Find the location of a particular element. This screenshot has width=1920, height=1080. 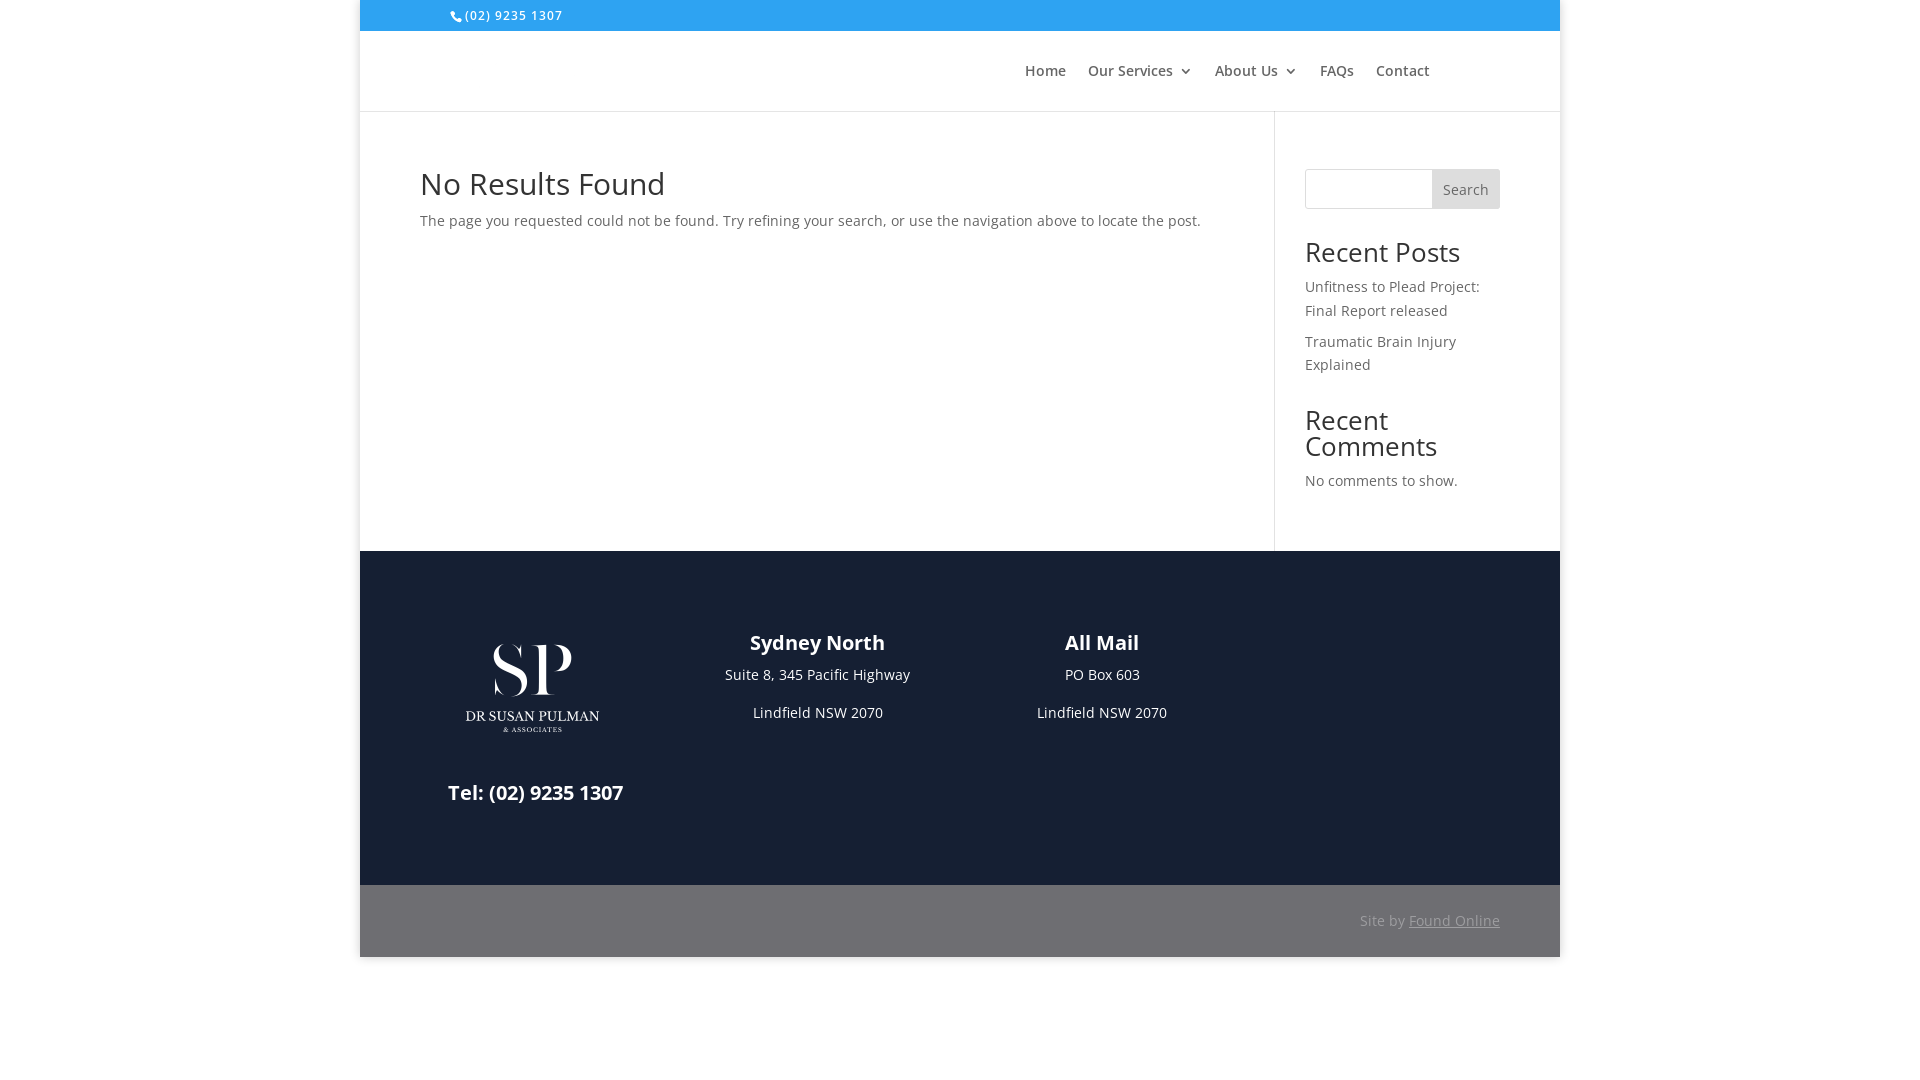

'FAQs' is located at coordinates (1337, 86).